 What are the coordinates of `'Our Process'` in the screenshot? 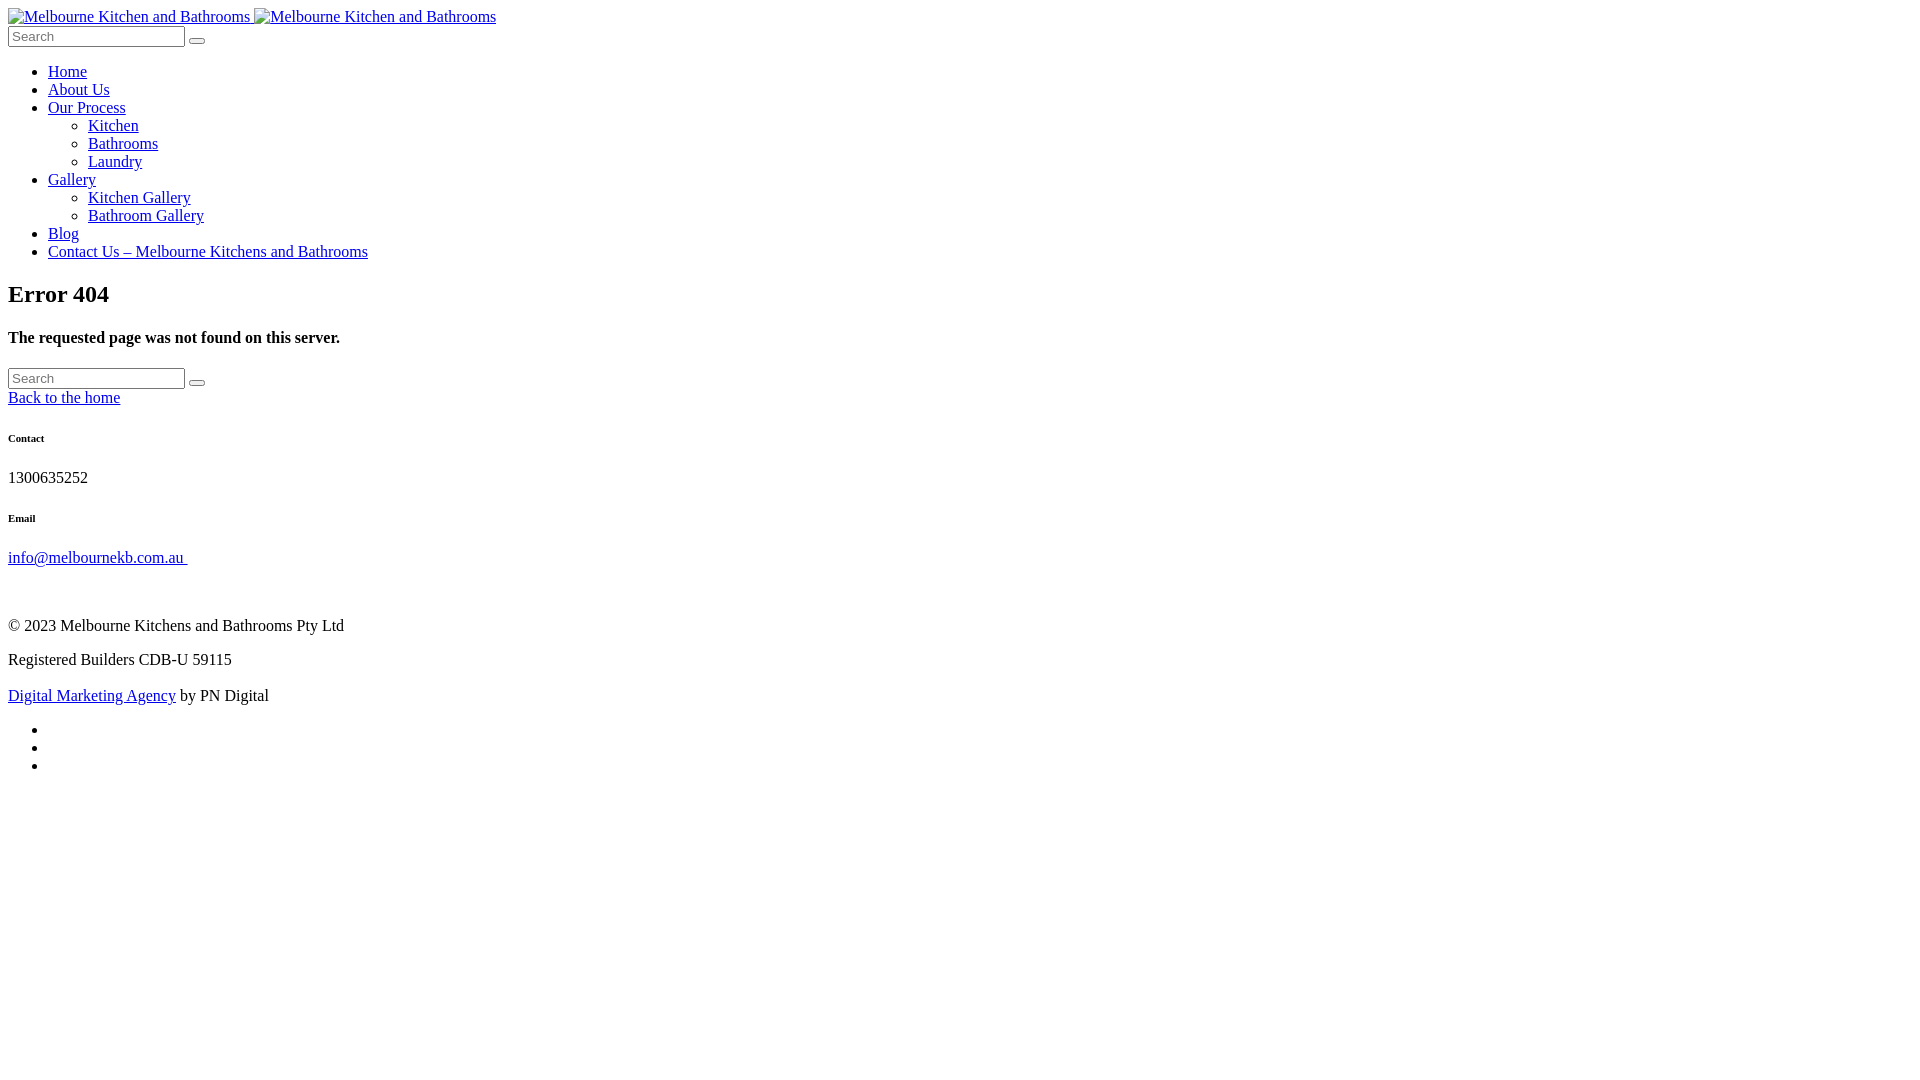 It's located at (85, 107).